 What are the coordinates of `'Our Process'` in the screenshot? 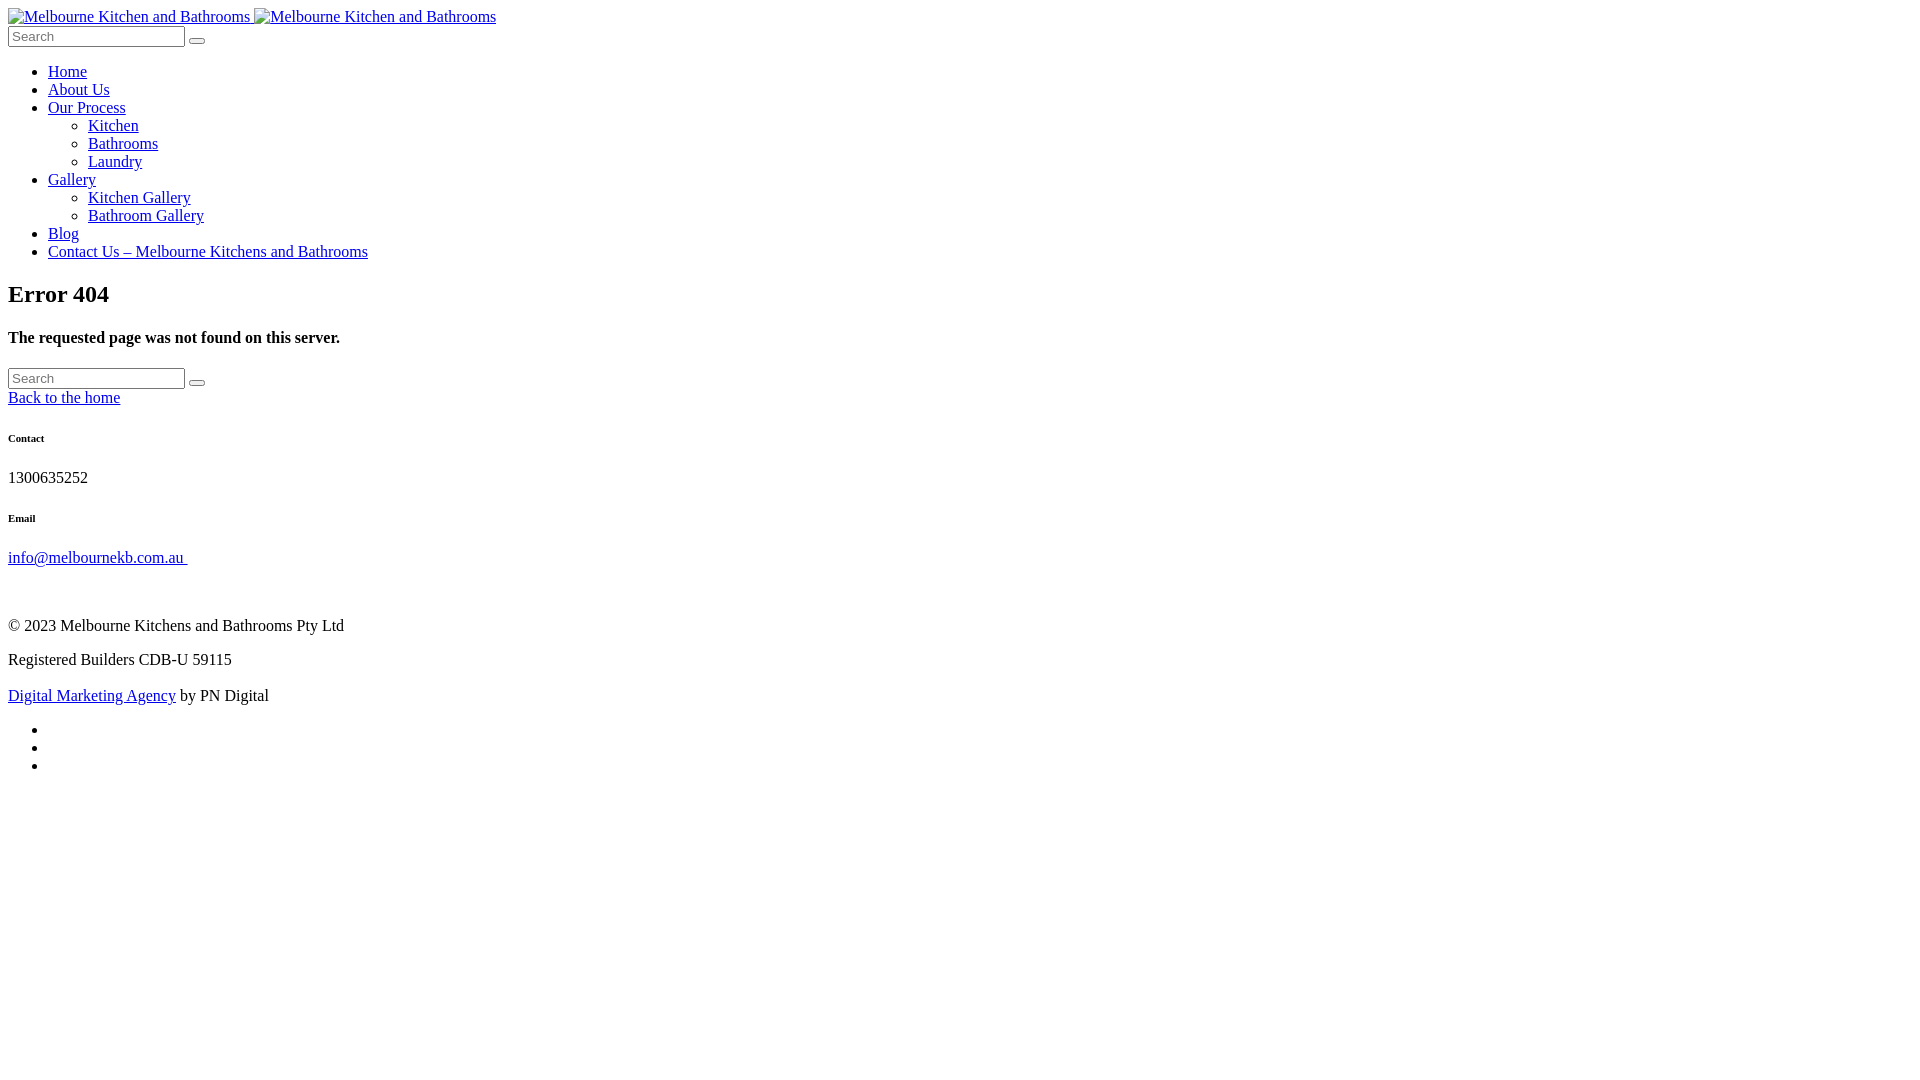 It's located at (85, 107).